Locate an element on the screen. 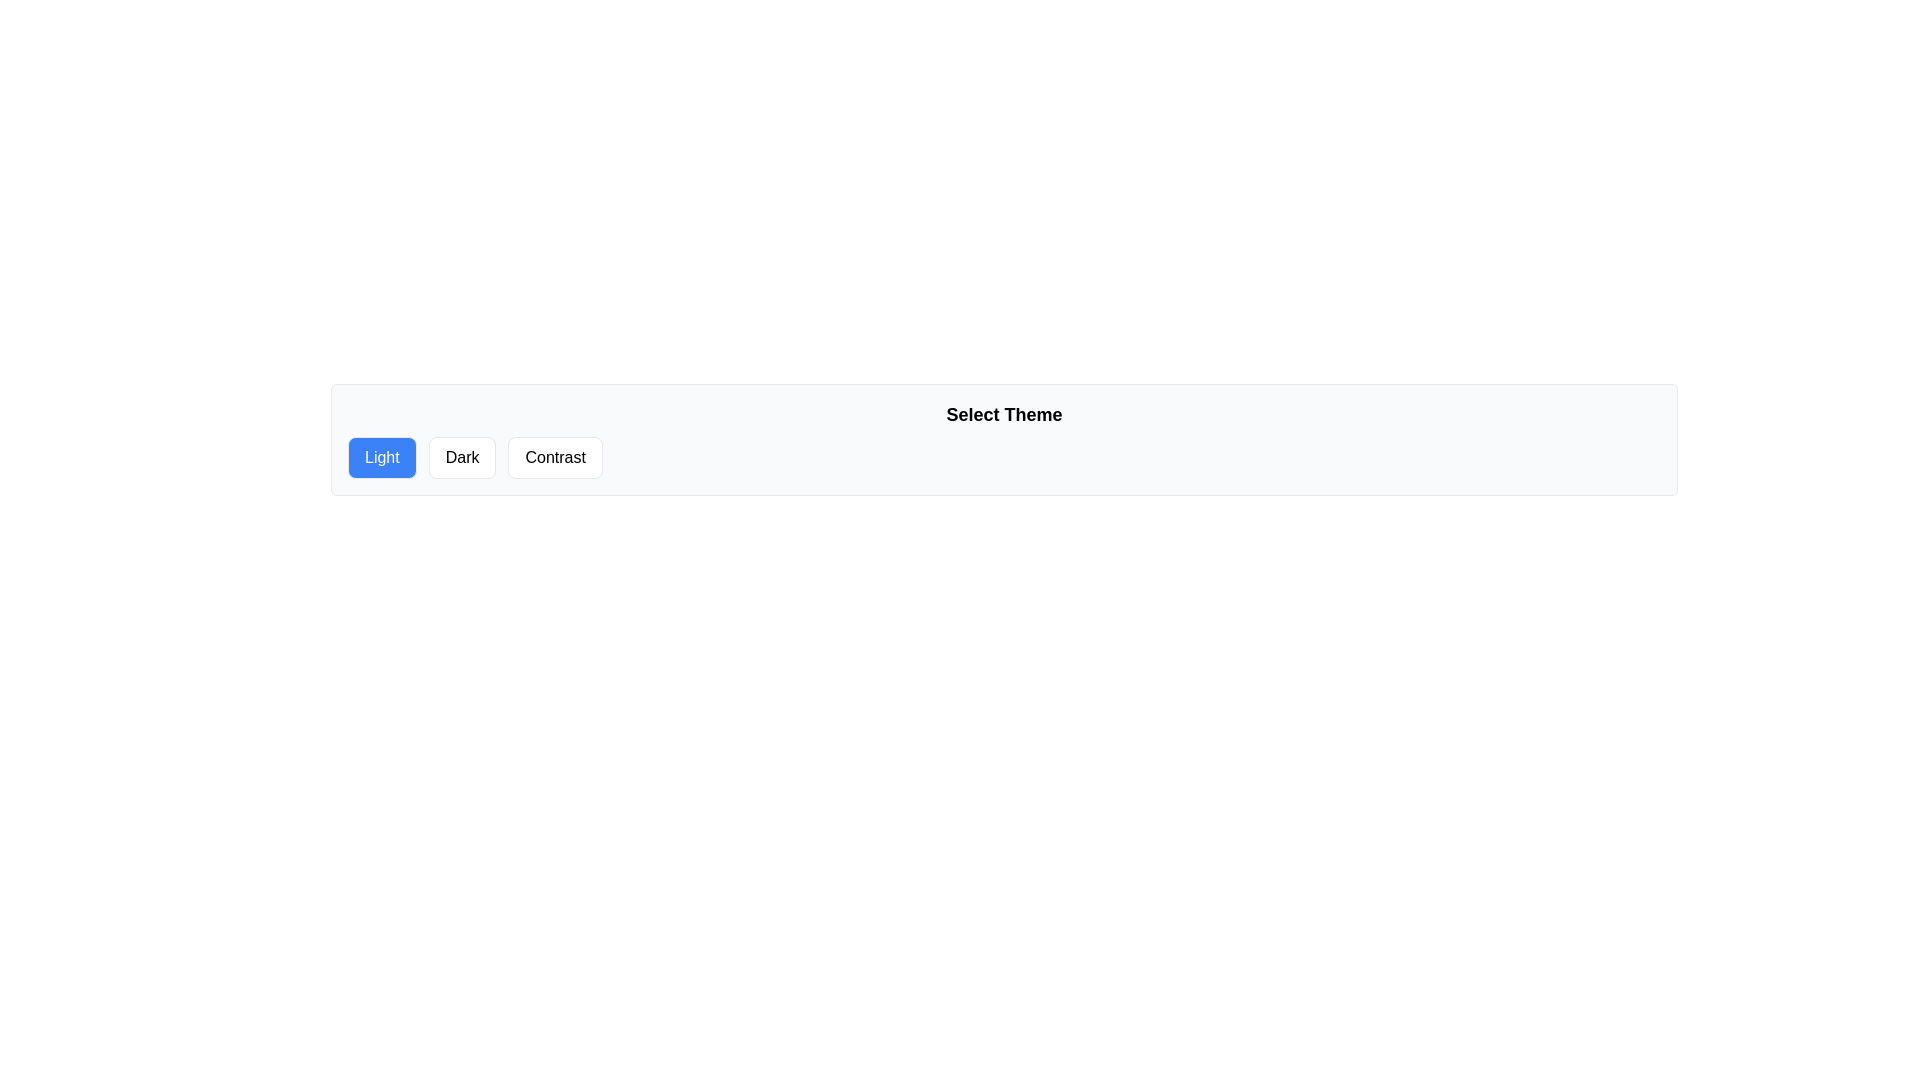 The image size is (1920, 1080). the leftmost button labeled 'Light' with a blue background is located at coordinates (382, 458).